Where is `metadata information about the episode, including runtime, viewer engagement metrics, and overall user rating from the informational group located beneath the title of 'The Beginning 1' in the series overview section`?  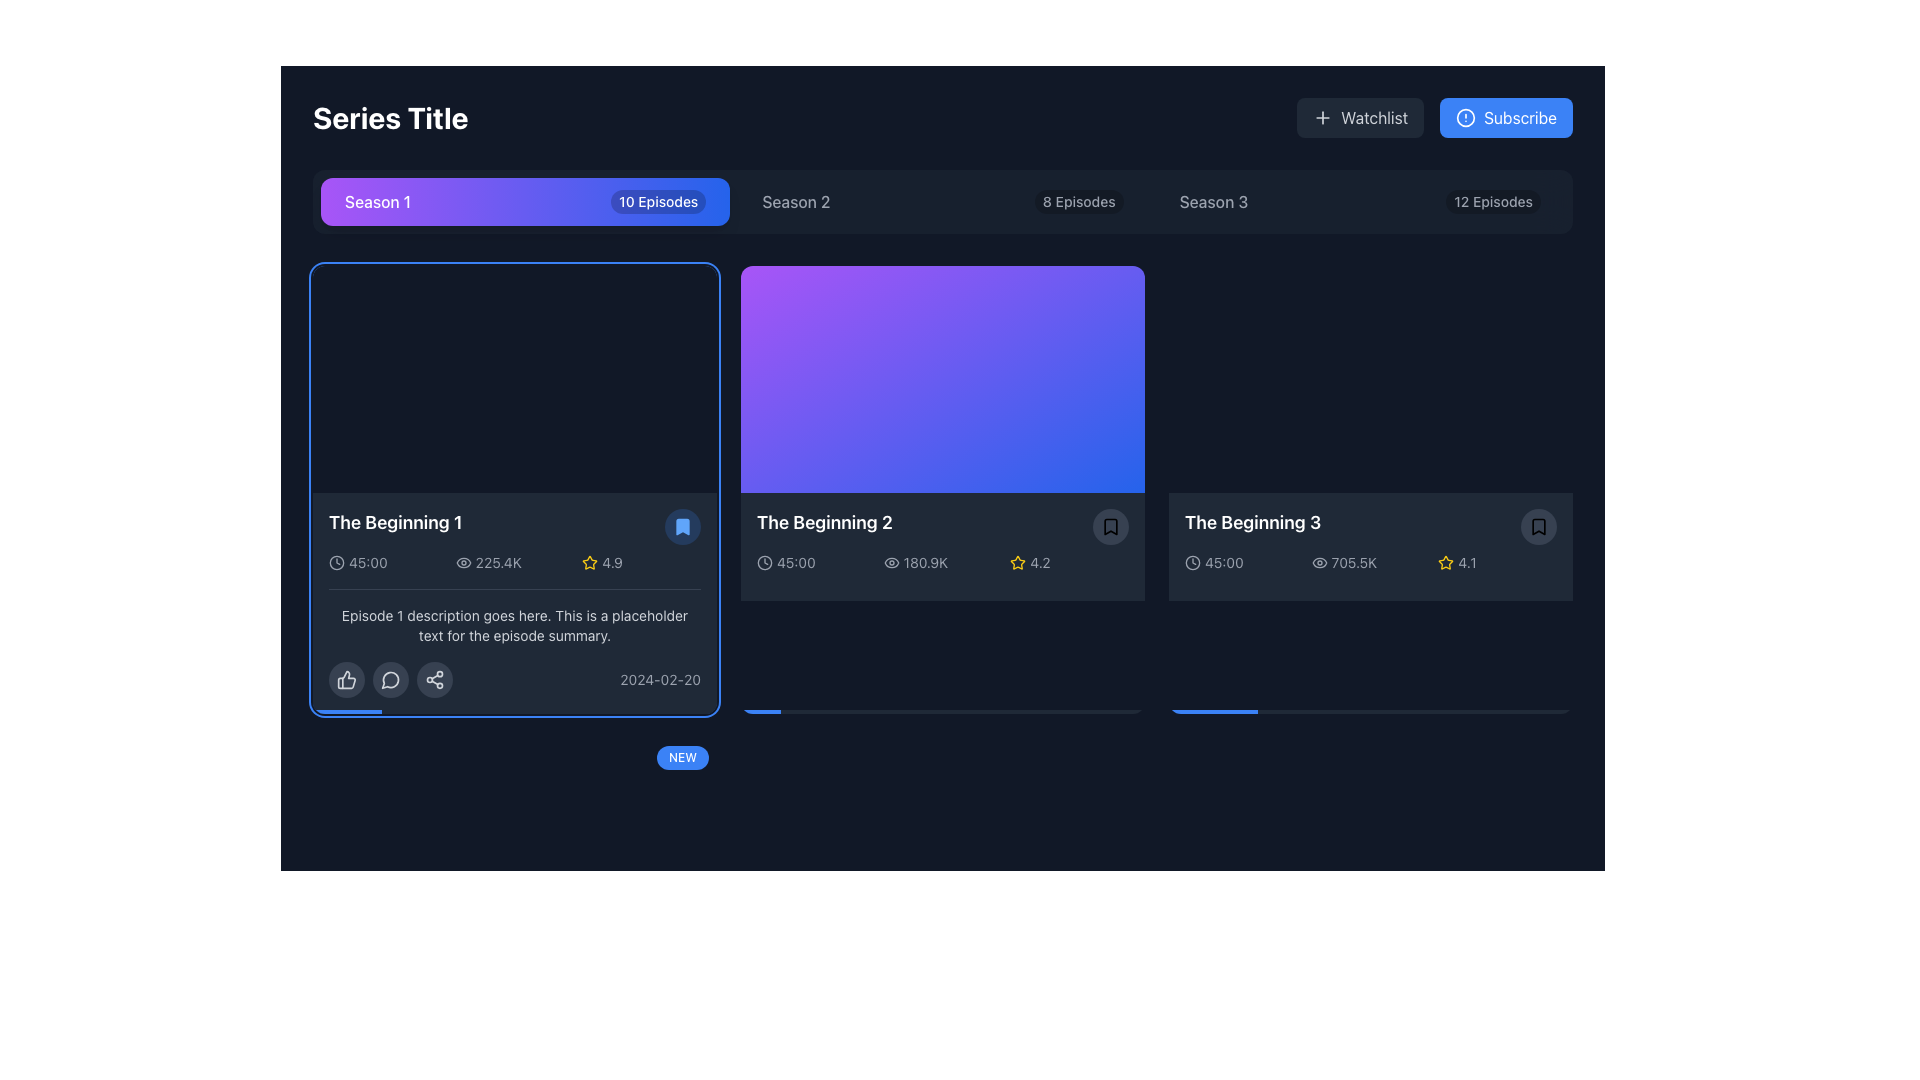
metadata information about the episode, including runtime, viewer engagement metrics, and overall user rating from the informational group located beneath the title of 'The Beginning 1' in the series overview section is located at coordinates (514, 563).